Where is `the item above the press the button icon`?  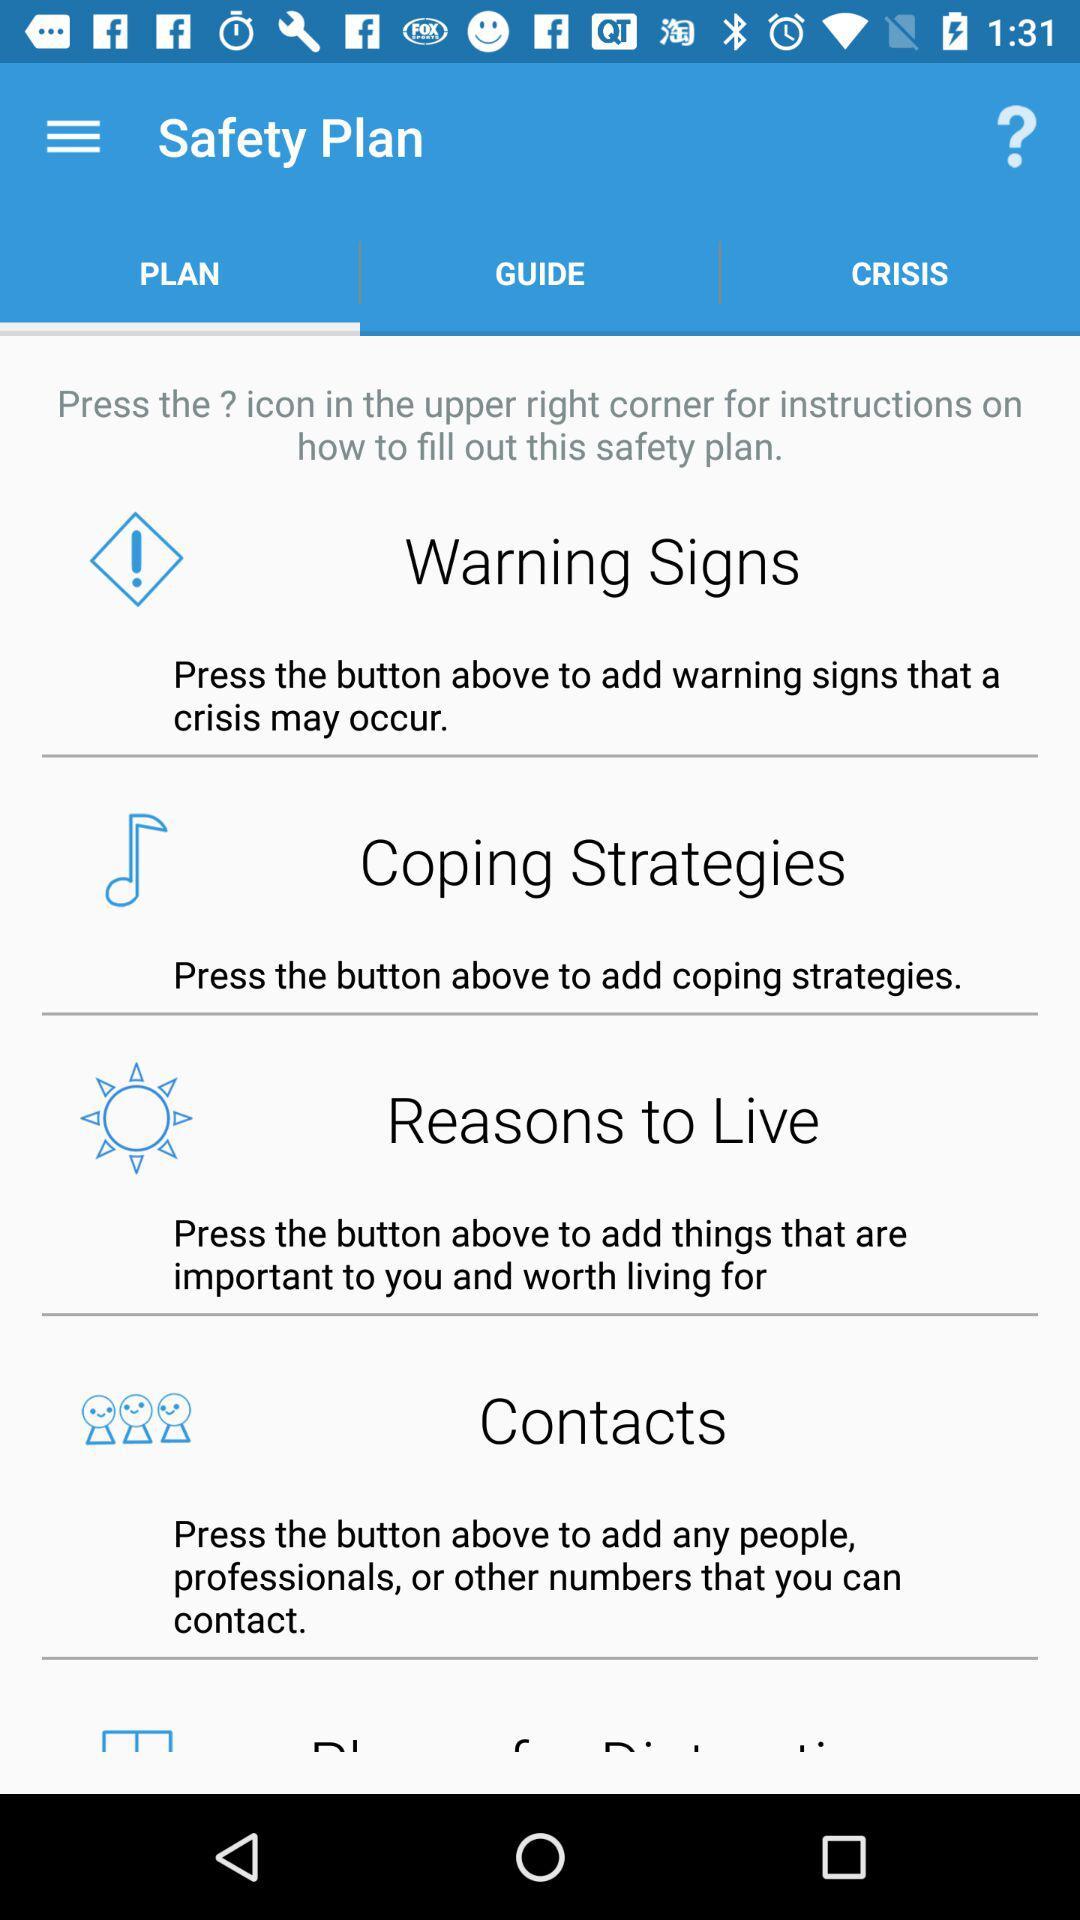
the item above the press the button icon is located at coordinates (540, 1117).